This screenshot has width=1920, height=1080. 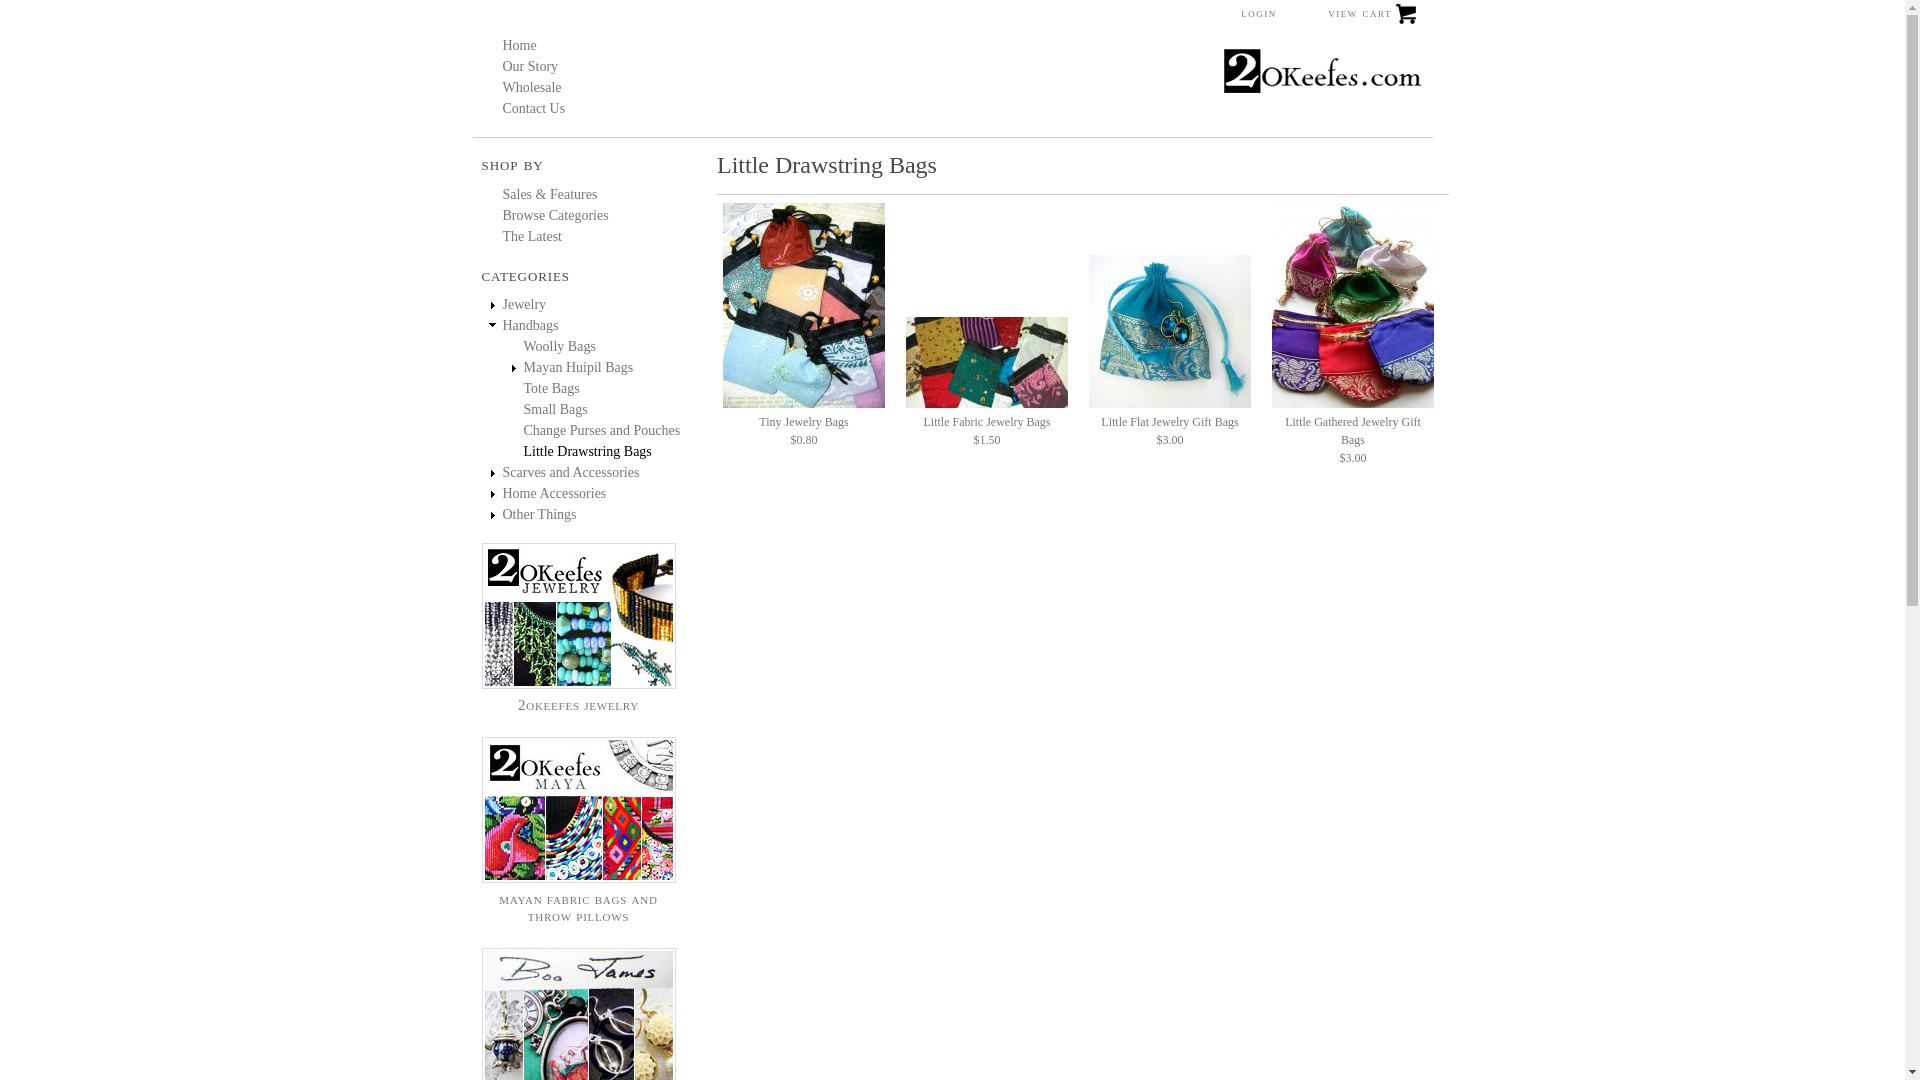 I want to click on 'Other Things', so click(x=538, y=513).